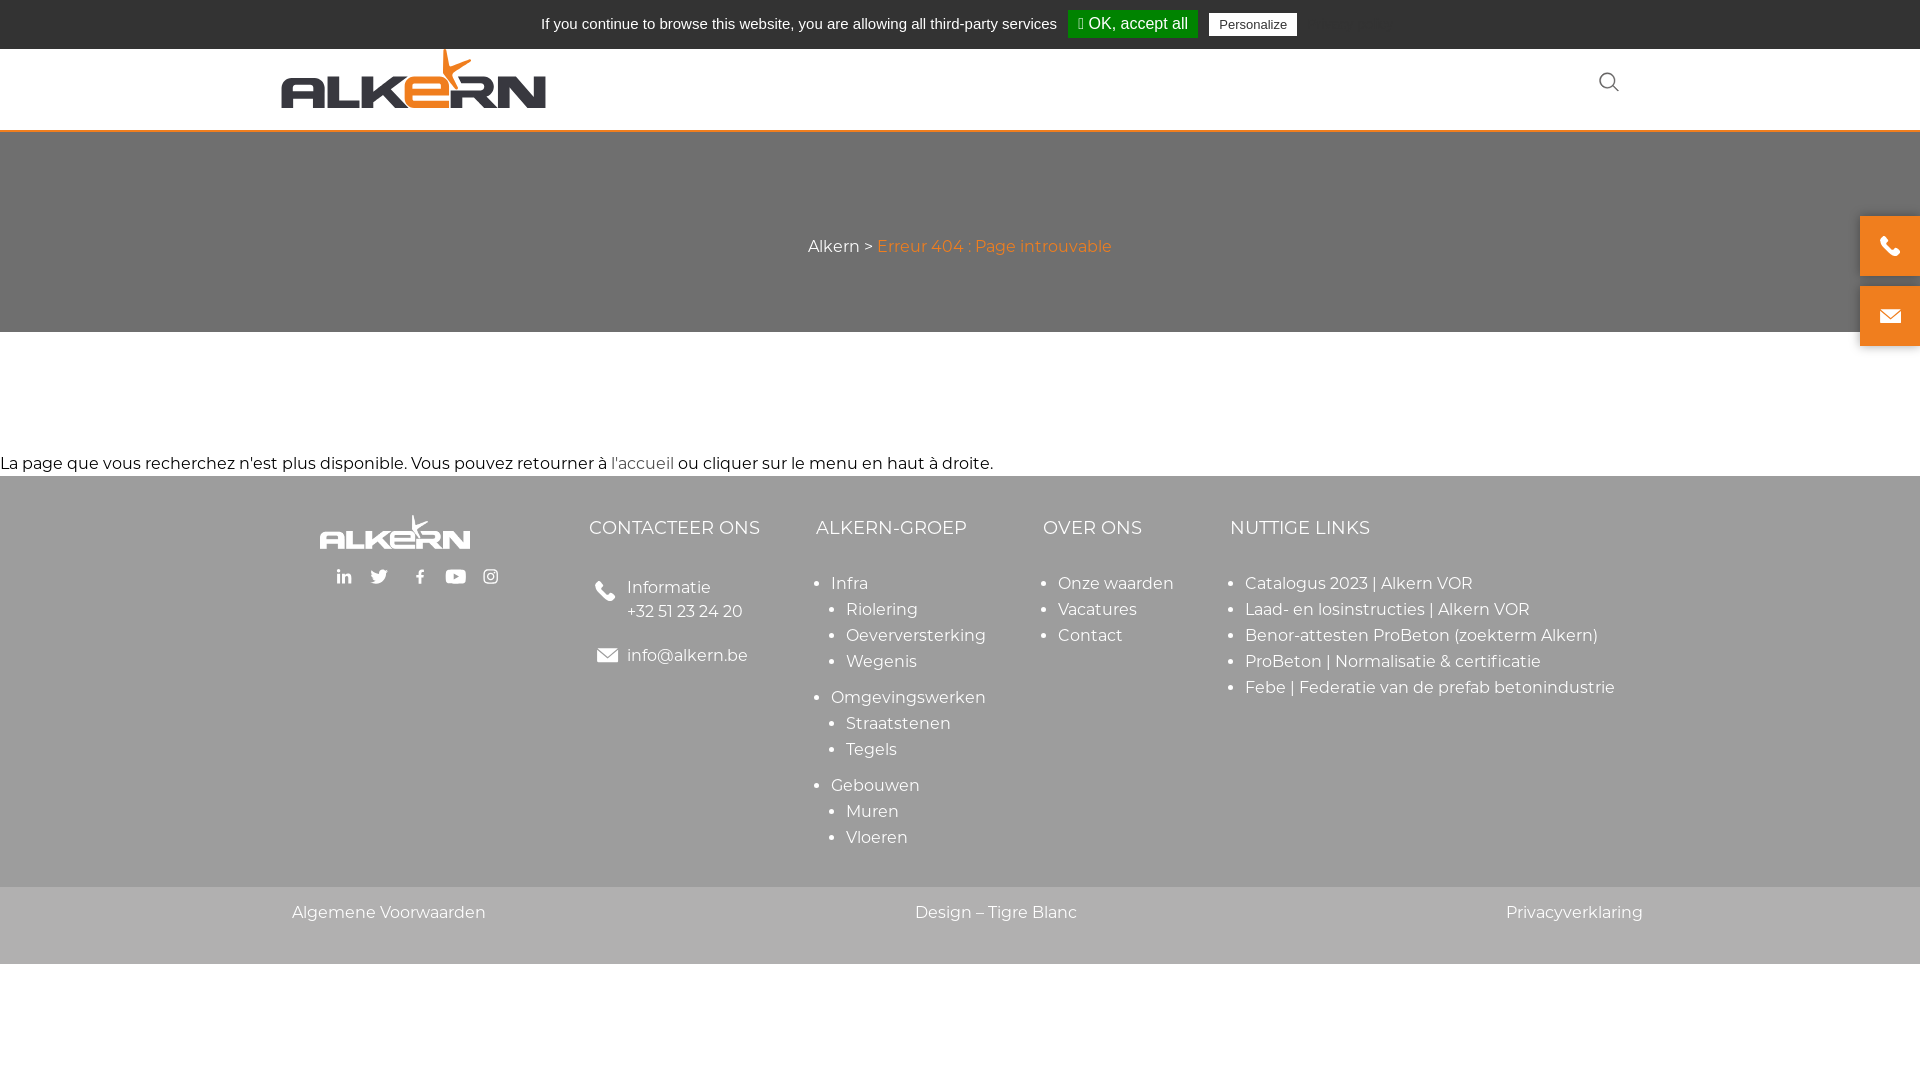  Describe the element at coordinates (880, 661) in the screenshot. I see `'Wegenis'` at that location.